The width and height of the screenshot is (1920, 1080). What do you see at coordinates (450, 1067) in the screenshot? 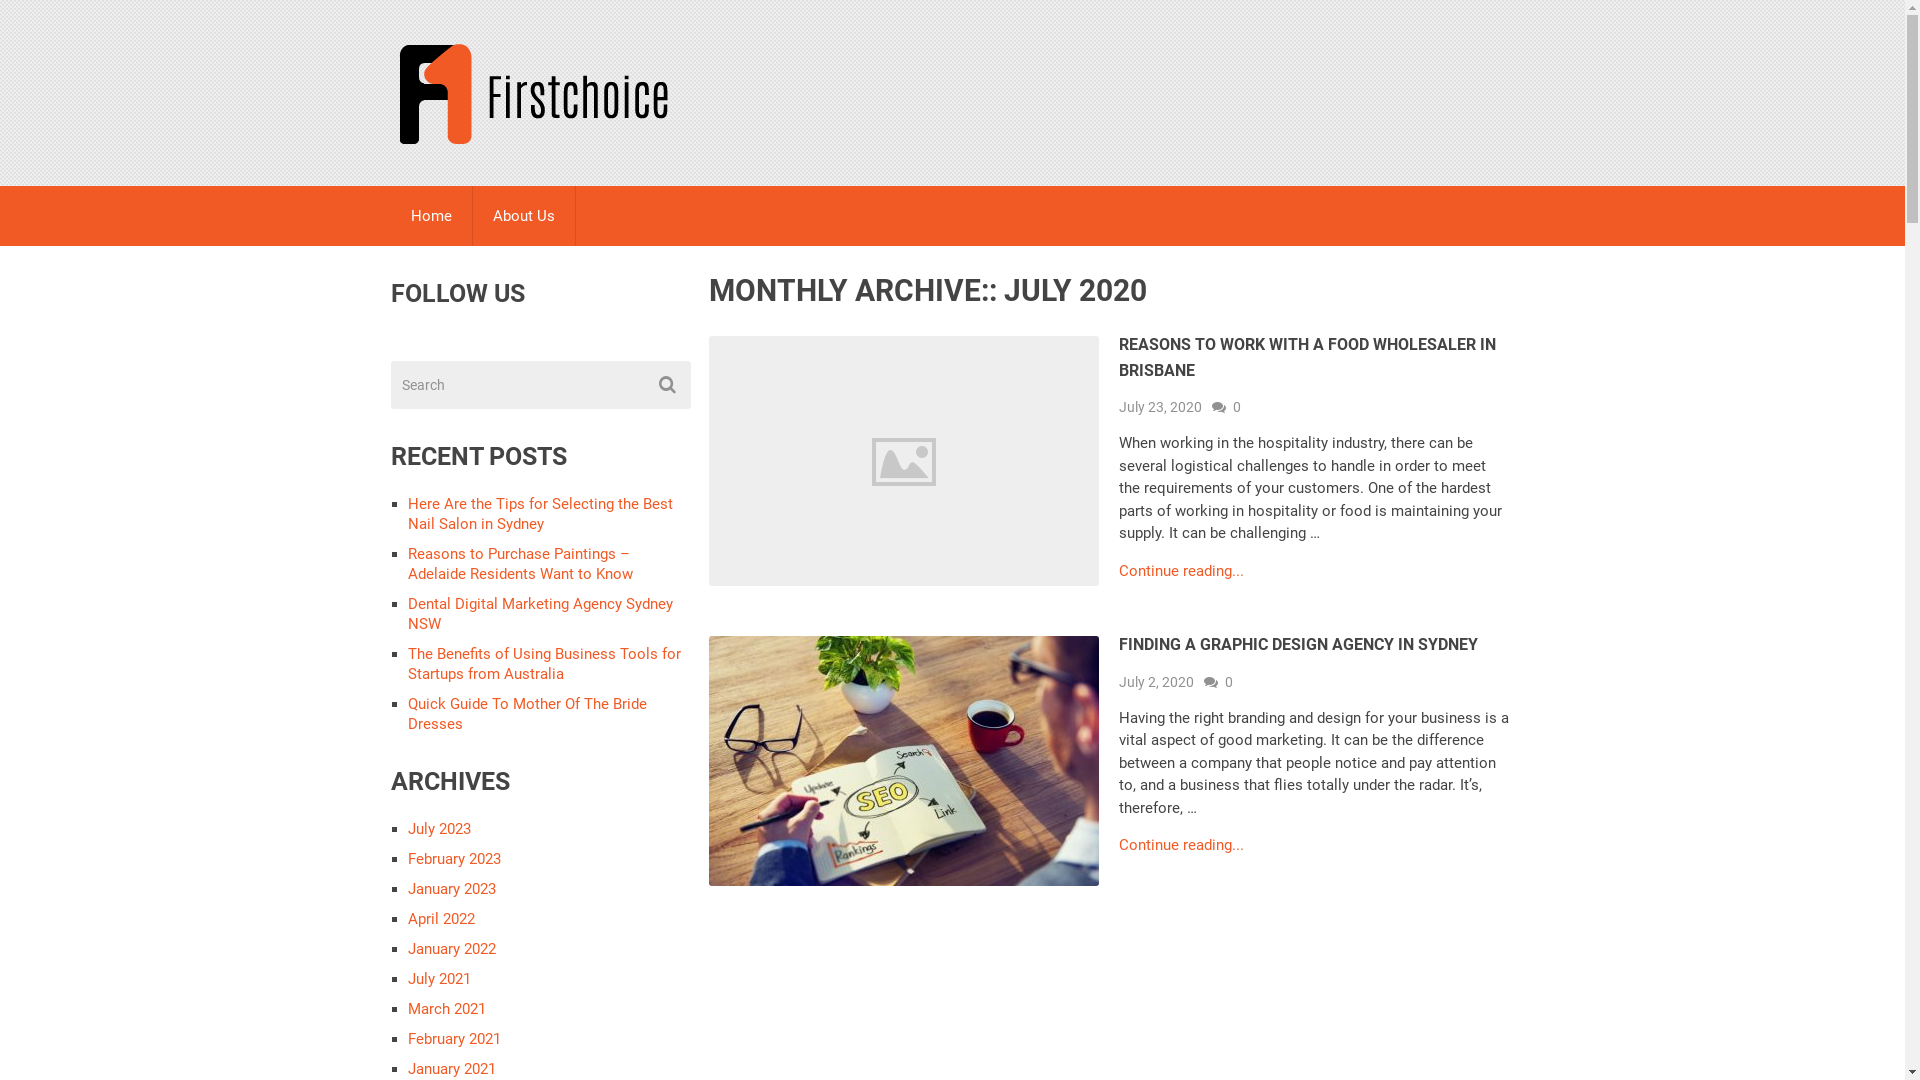
I see `'January 2021'` at bounding box center [450, 1067].